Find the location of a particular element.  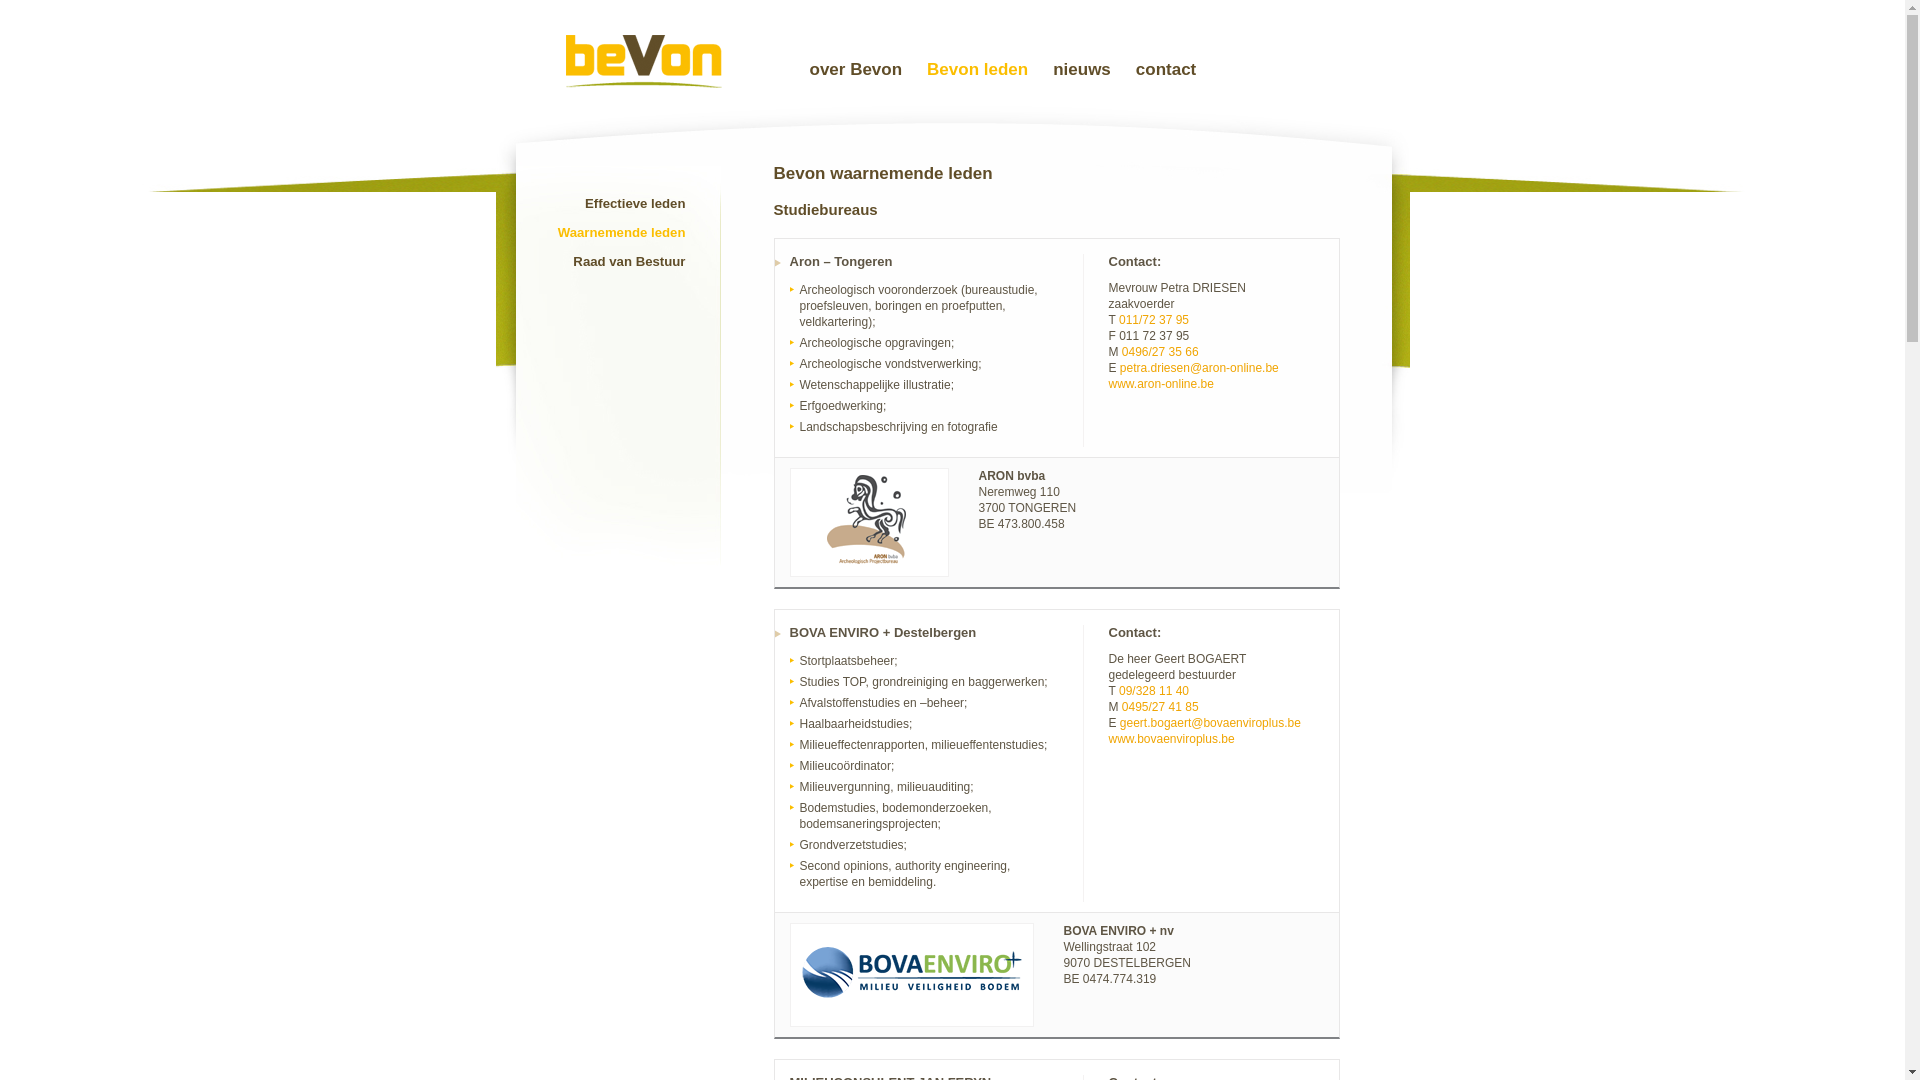

'contact' is located at coordinates (1166, 68).